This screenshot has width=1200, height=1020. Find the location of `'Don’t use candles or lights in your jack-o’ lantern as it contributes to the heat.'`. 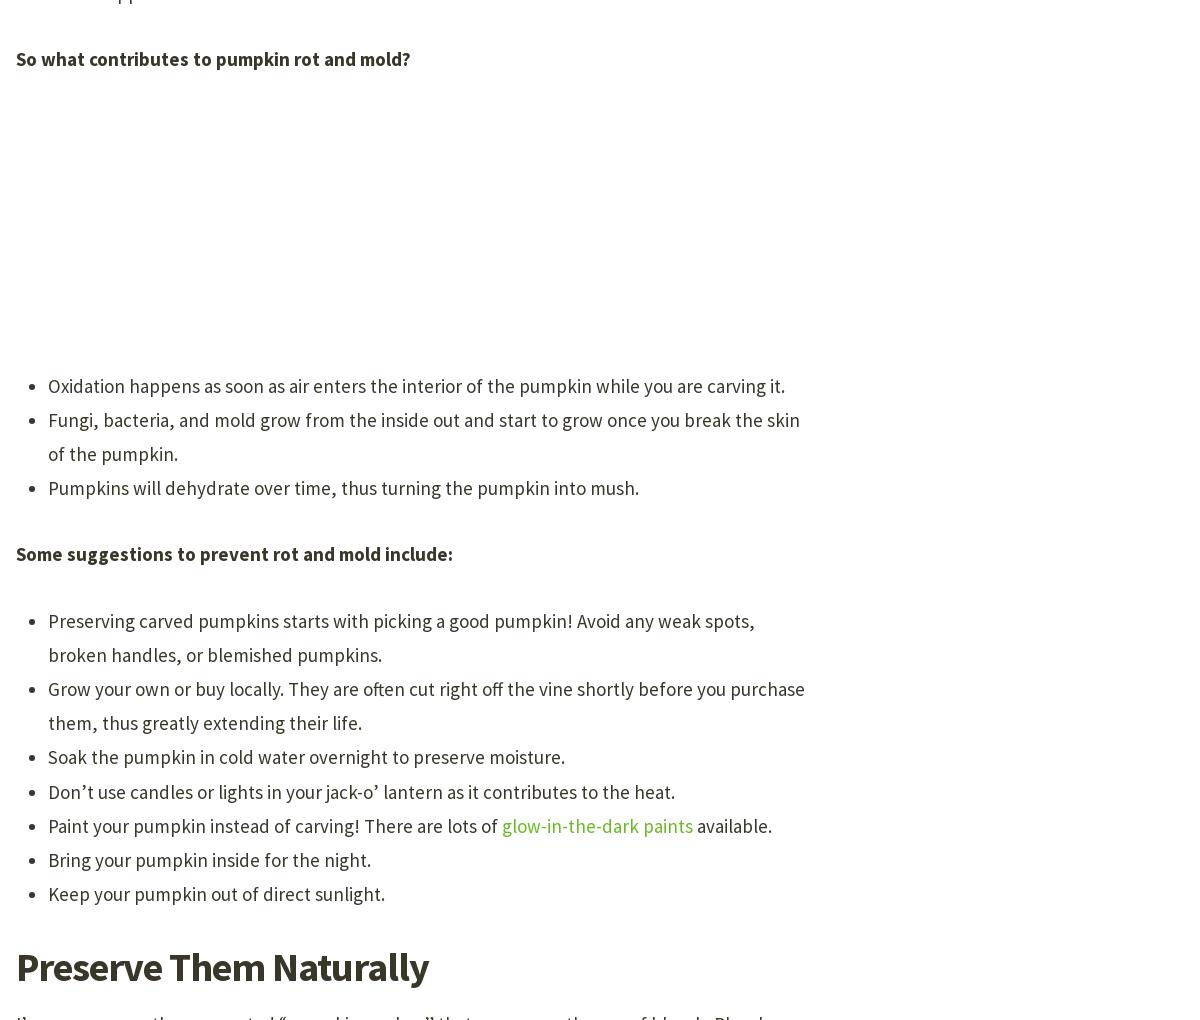

'Don’t use candles or lights in your jack-o’ lantern as it contributes to the heat.' is located at coordinates (361, 790).